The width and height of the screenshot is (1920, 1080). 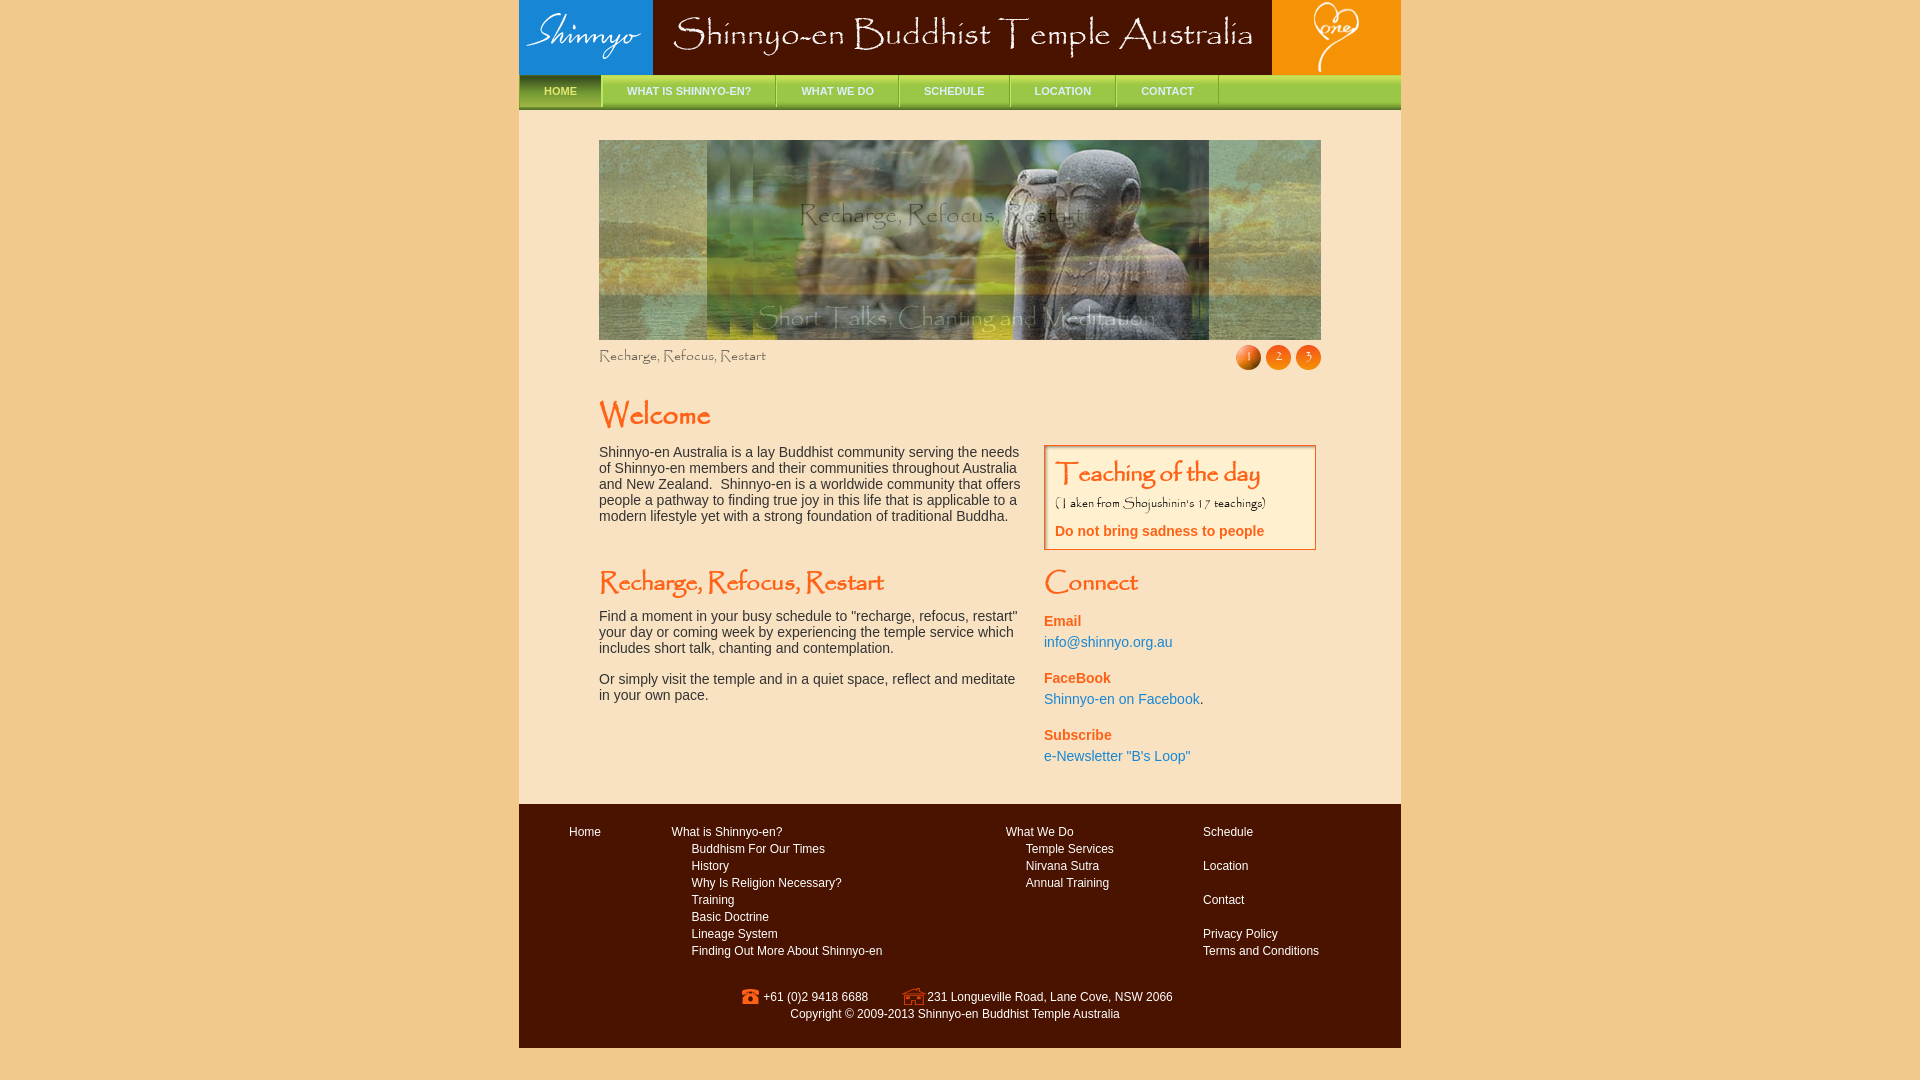 I want to click on '2', so click(x=1277, y=356).